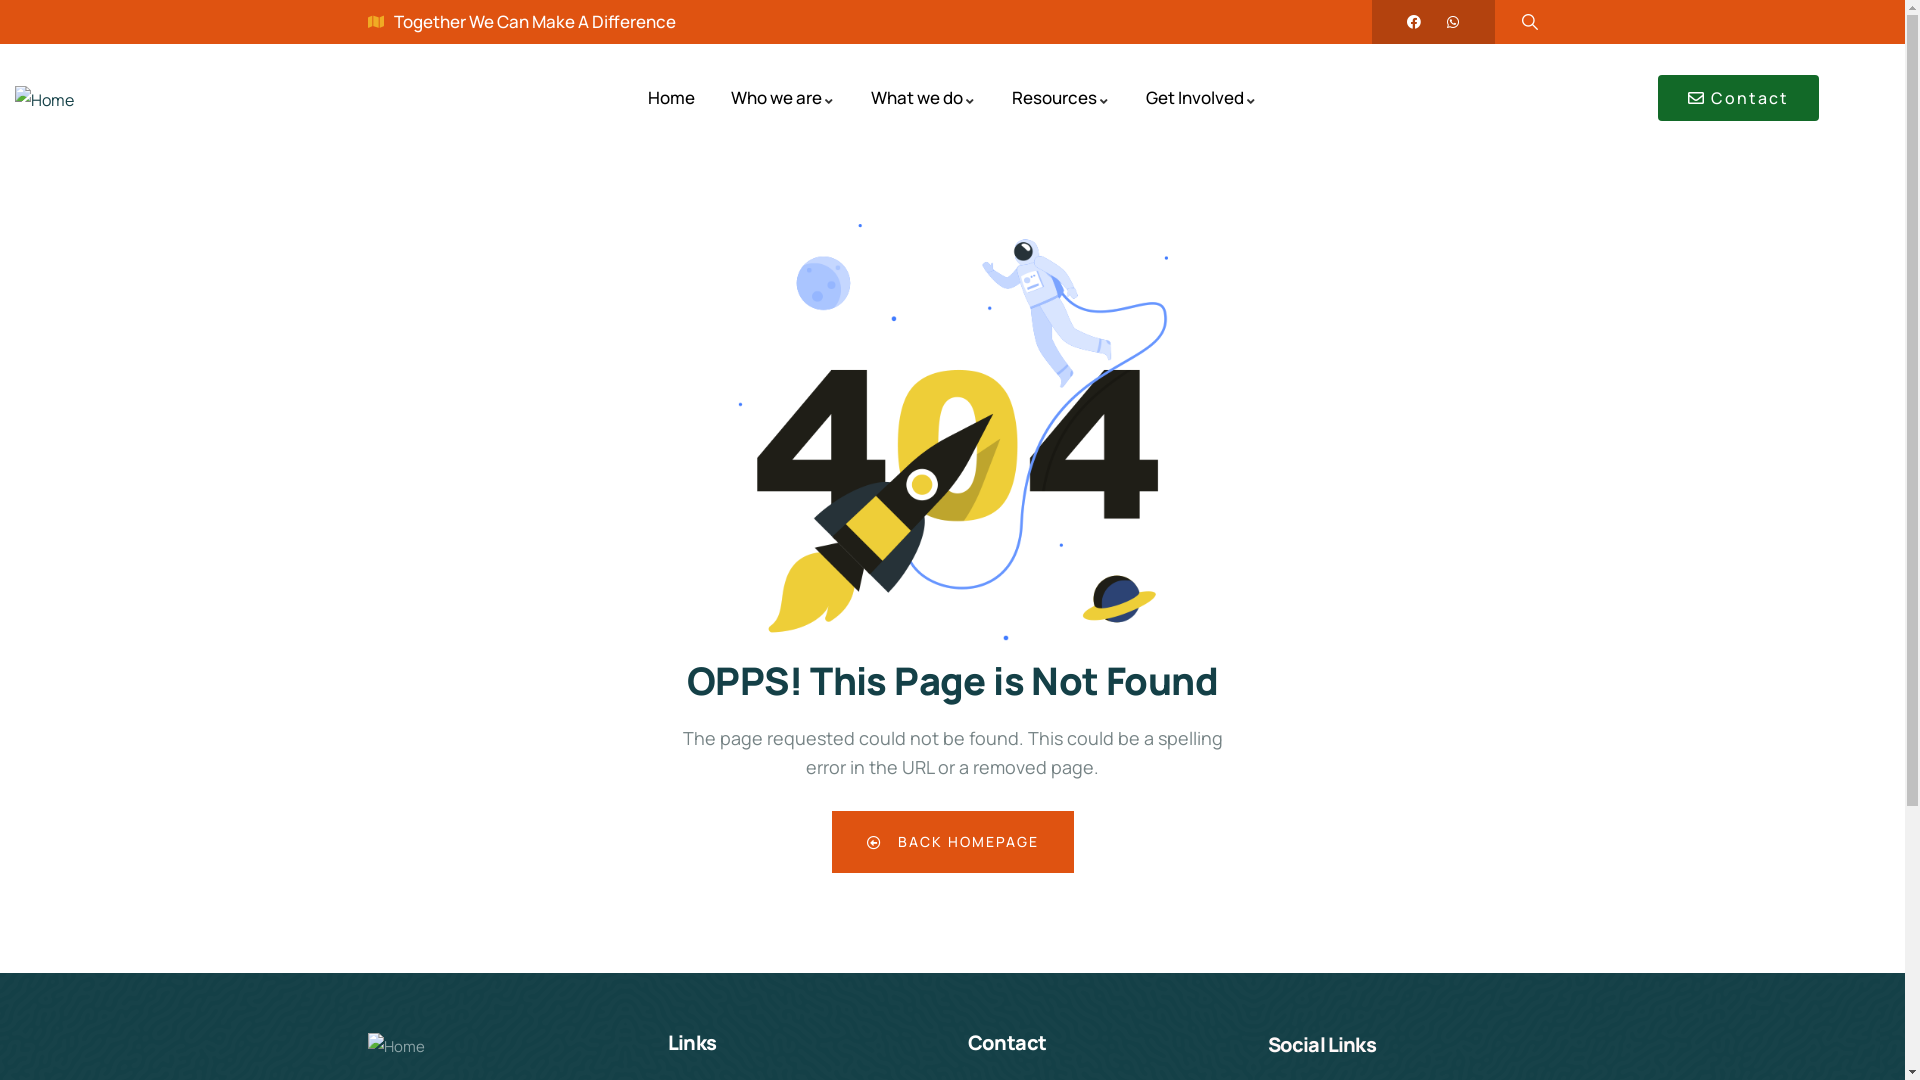  Describe the element at coordinates (44, 100) in the screenshot. I see `'Home'` at that location.